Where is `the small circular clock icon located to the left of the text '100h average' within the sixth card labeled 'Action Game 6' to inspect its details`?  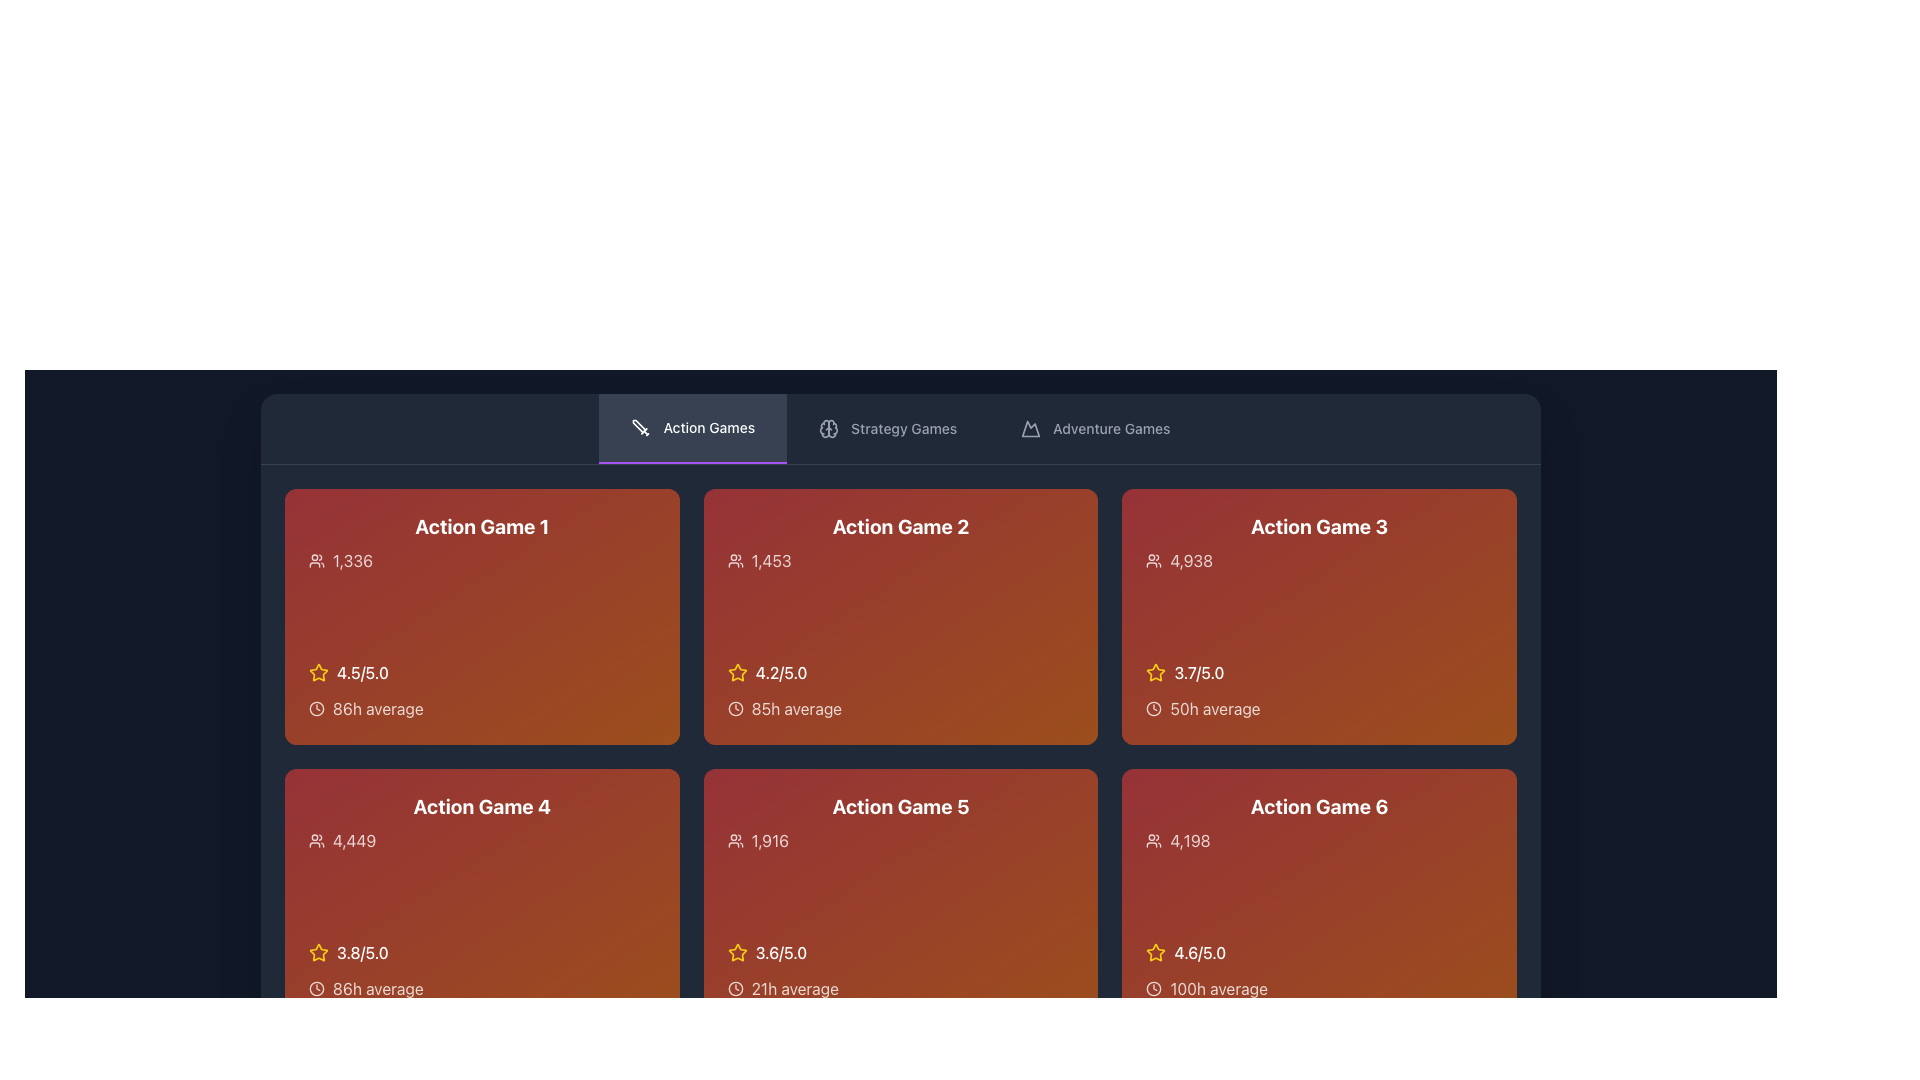
the small circular clock icon located to the left of the text '100h average' within the sixth card labeled 'Action Game 6' to inspect its details is located at coordinates (1154, 987).